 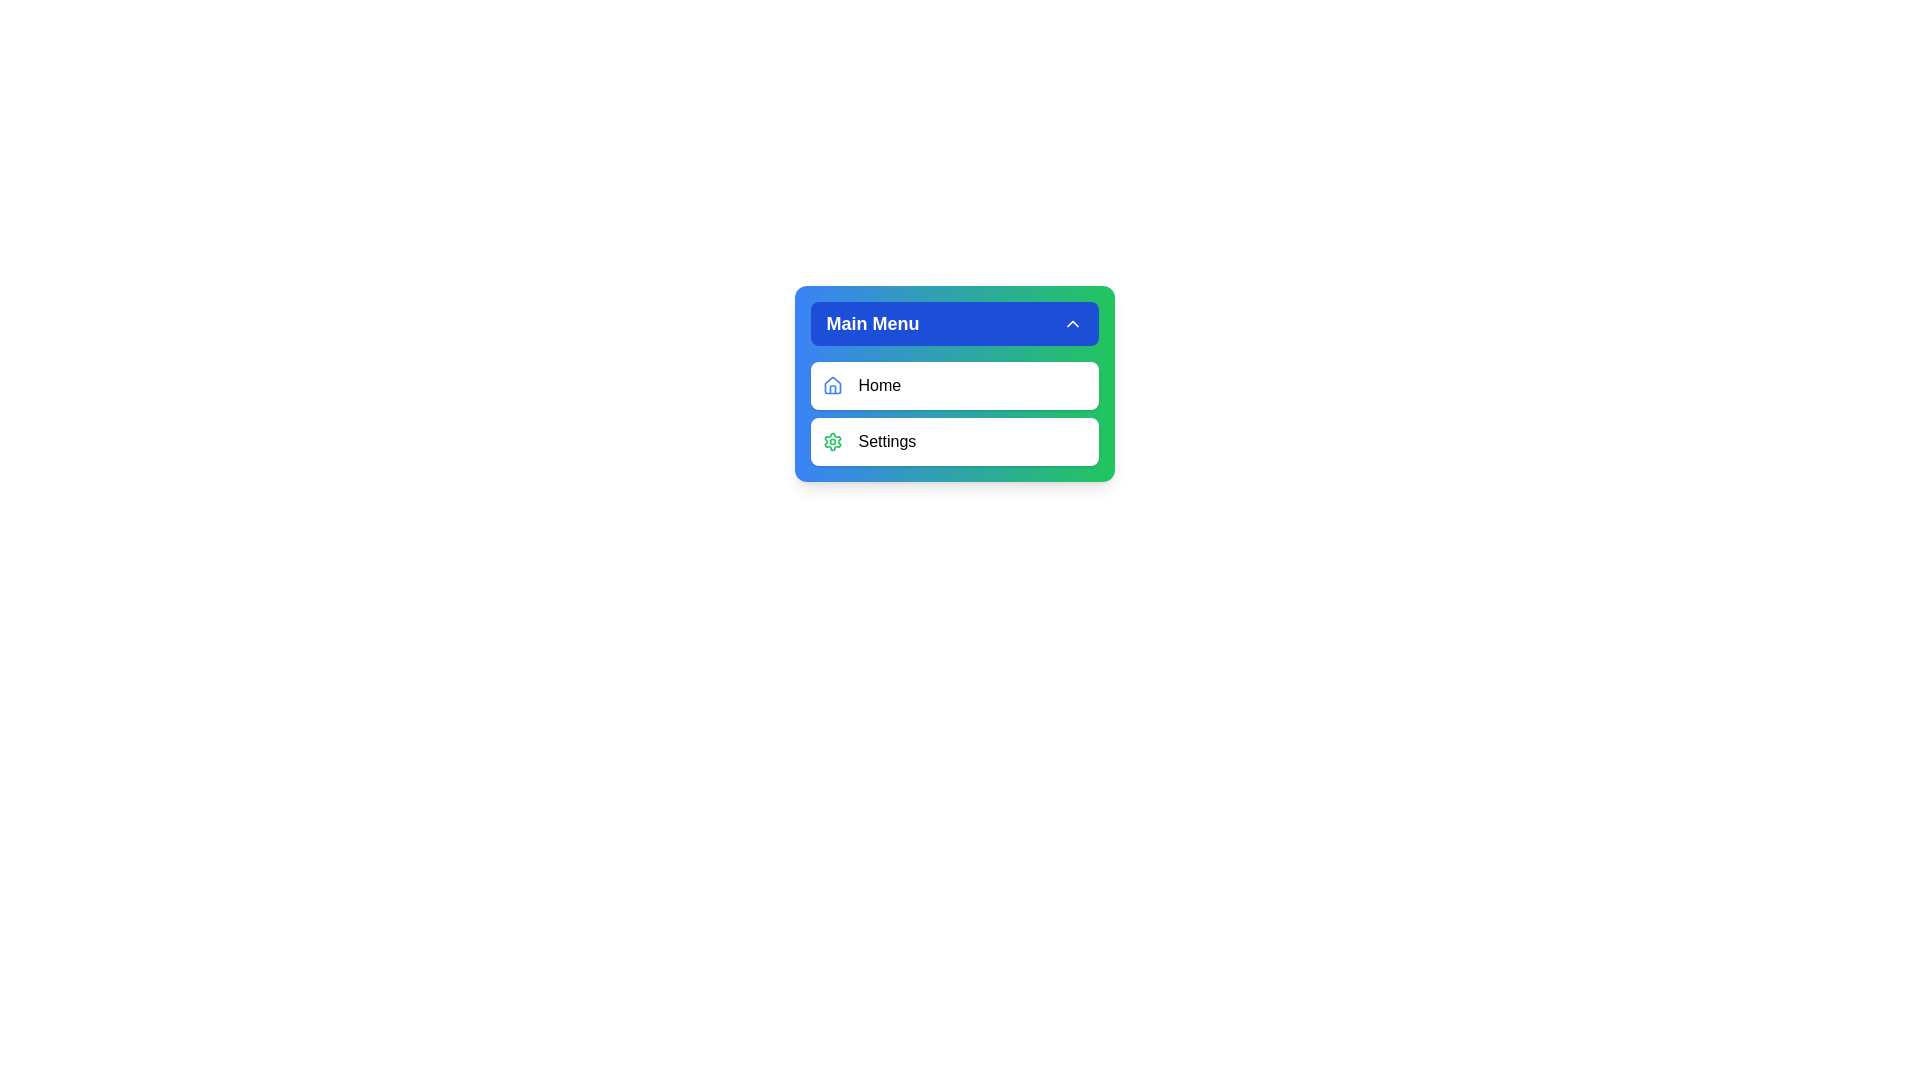 What do you see at coordinates (873, 323) in the screenshot?
I see `text 'Main Menu' displayed in white, bold typography on a blue background in the dropdown menu's header section` at bounding box center [873, 323].